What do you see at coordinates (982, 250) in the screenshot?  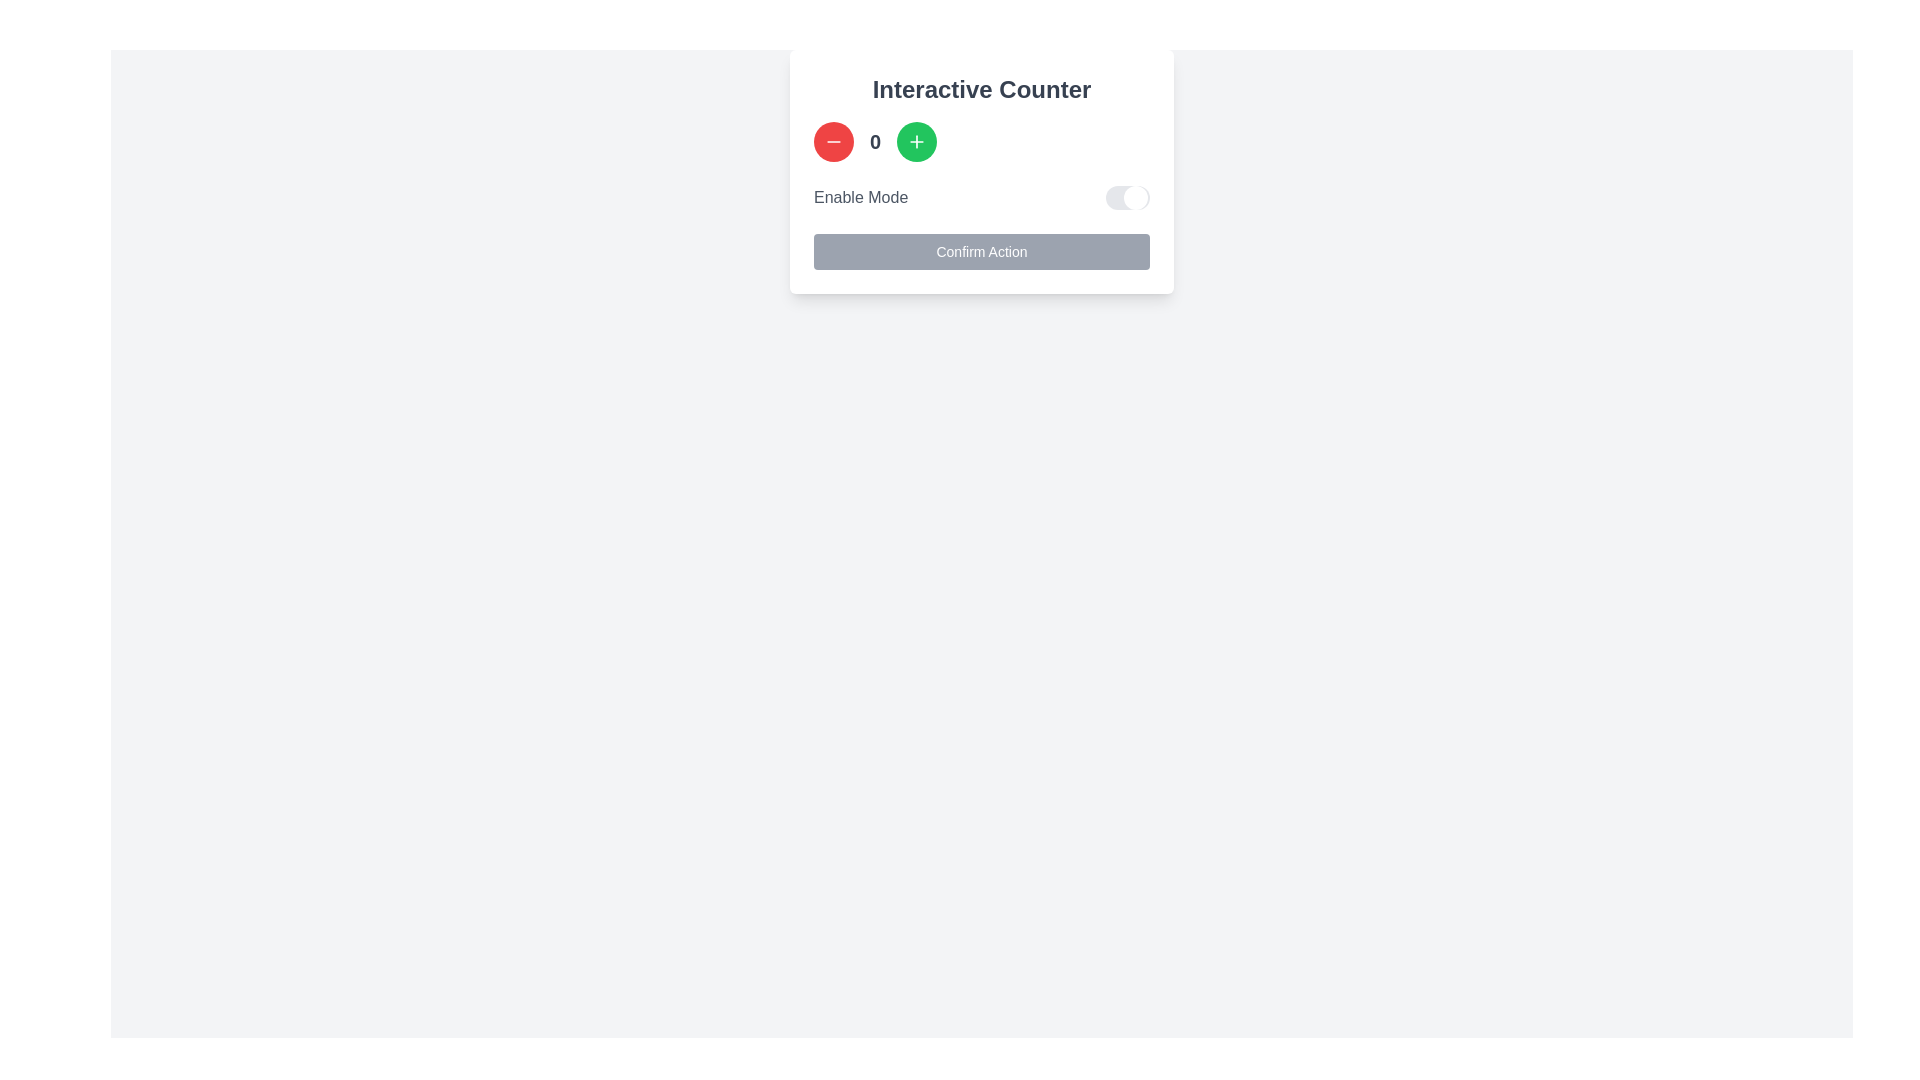 I see `the confirmation button located below the 'Enable Mode' switch` at bounding box center [982, 250].